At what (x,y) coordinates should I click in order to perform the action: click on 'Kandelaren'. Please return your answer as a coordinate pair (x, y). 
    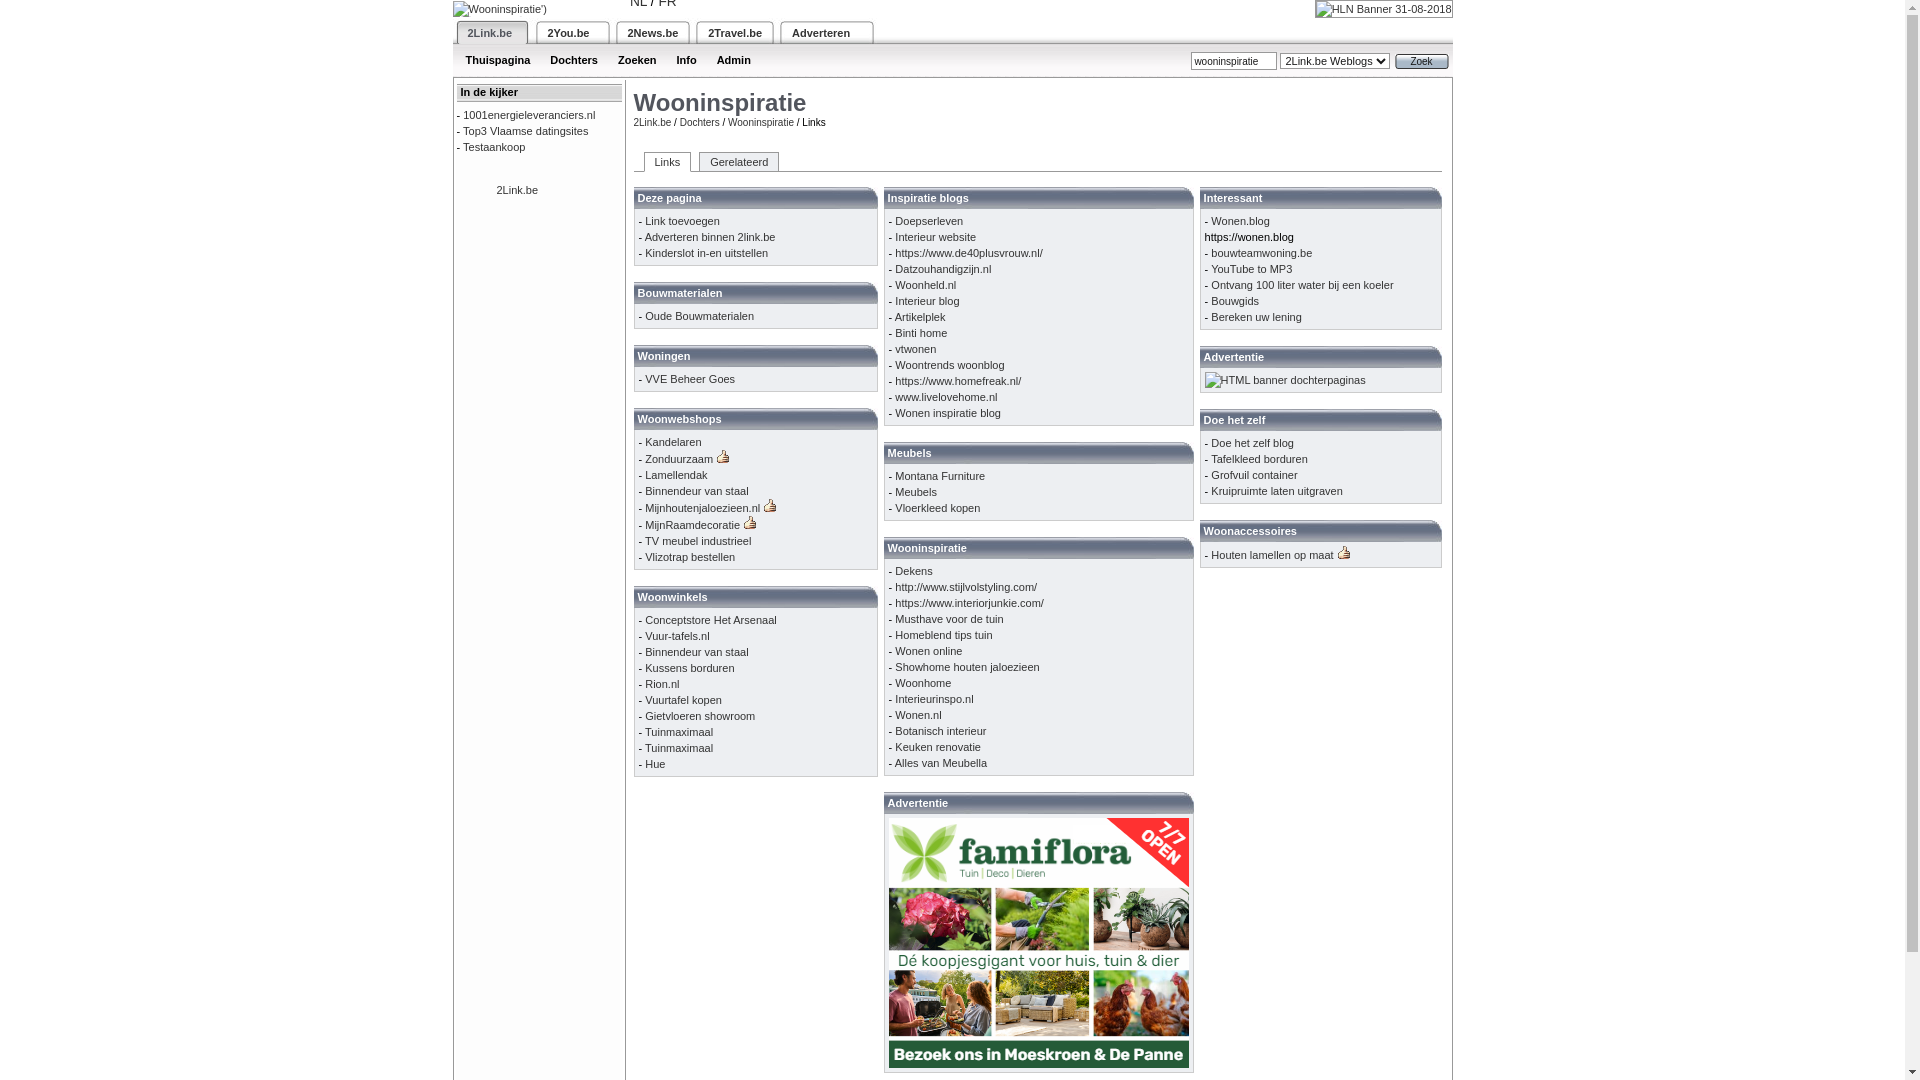
    Looking at the image, I should click on (672, 441).